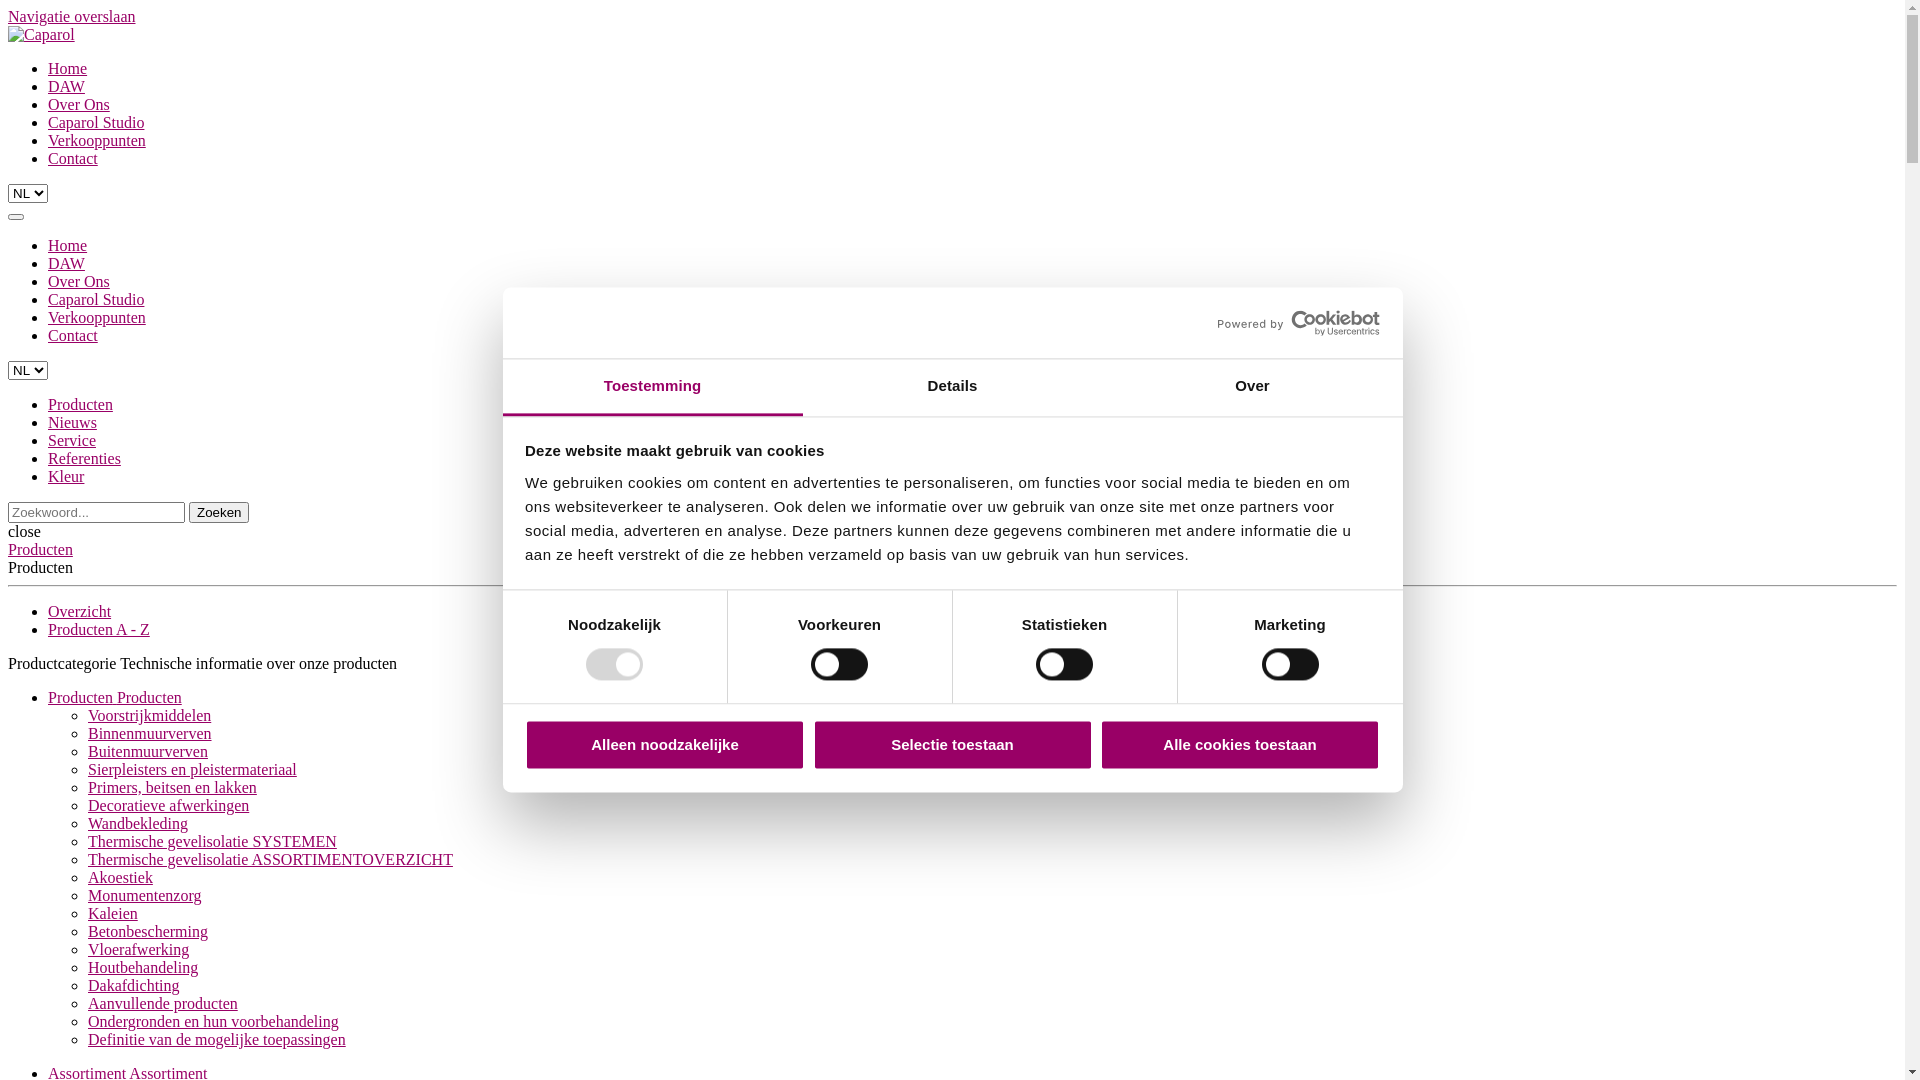 This screenshot has width=1920, height=1080. What do you see at coordinates (950, 387) in the screenshot?
I see `'Details'` at bounding box center [950, 387].